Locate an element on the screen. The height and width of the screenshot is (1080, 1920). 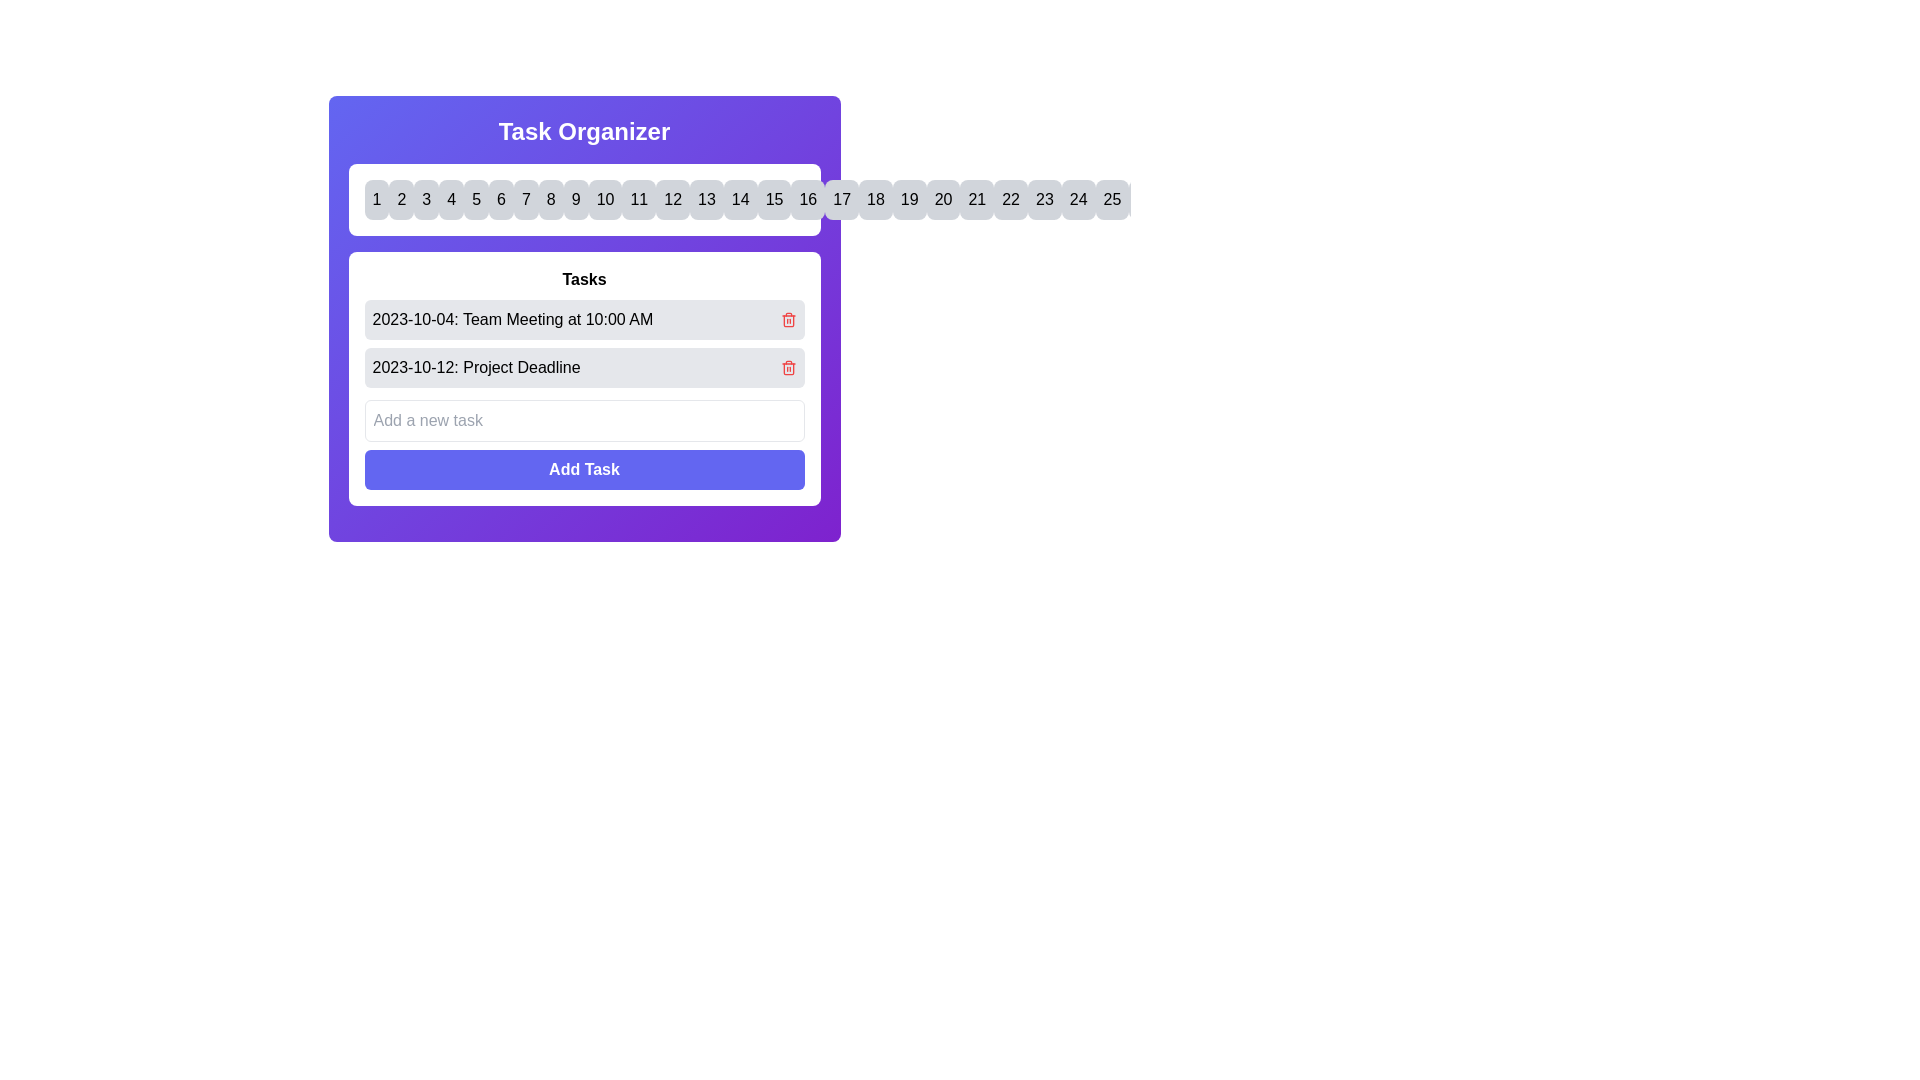
the rounded rectangular button labeled '21' with a light gray background is located at coordinates (977, 200).